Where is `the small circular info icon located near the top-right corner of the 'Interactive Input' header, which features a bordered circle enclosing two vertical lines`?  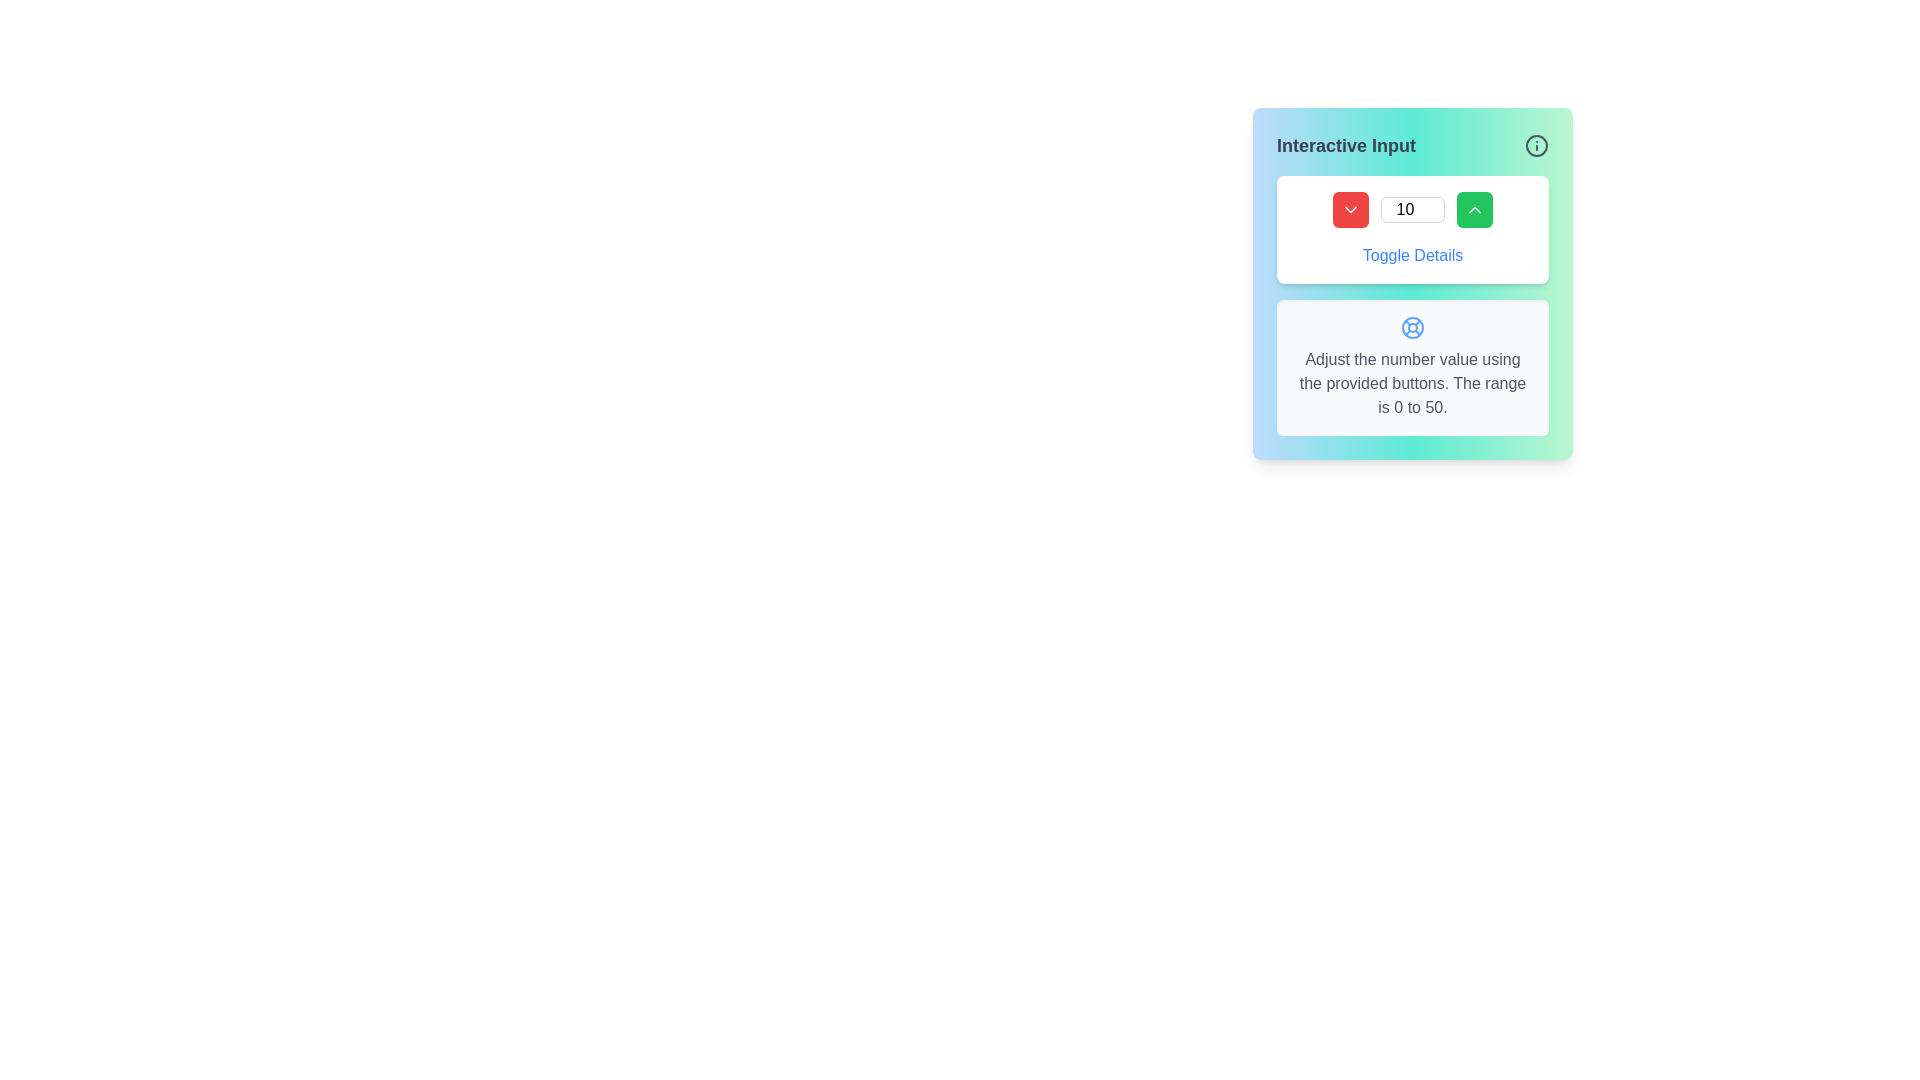
the small circular info icon located near the top-right corner of the 'Interactive Input' header, which features a bordered circle enclosing two vertical lines is located at coordinates (1535, 145).